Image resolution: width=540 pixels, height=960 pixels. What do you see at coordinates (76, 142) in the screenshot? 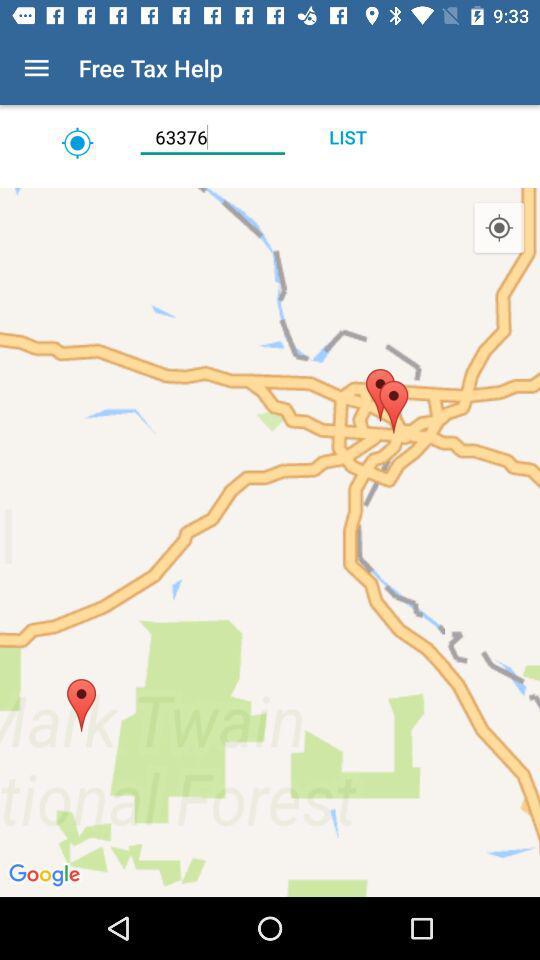
I see `item next to the 63376 item` at bounding box center [76, 142].